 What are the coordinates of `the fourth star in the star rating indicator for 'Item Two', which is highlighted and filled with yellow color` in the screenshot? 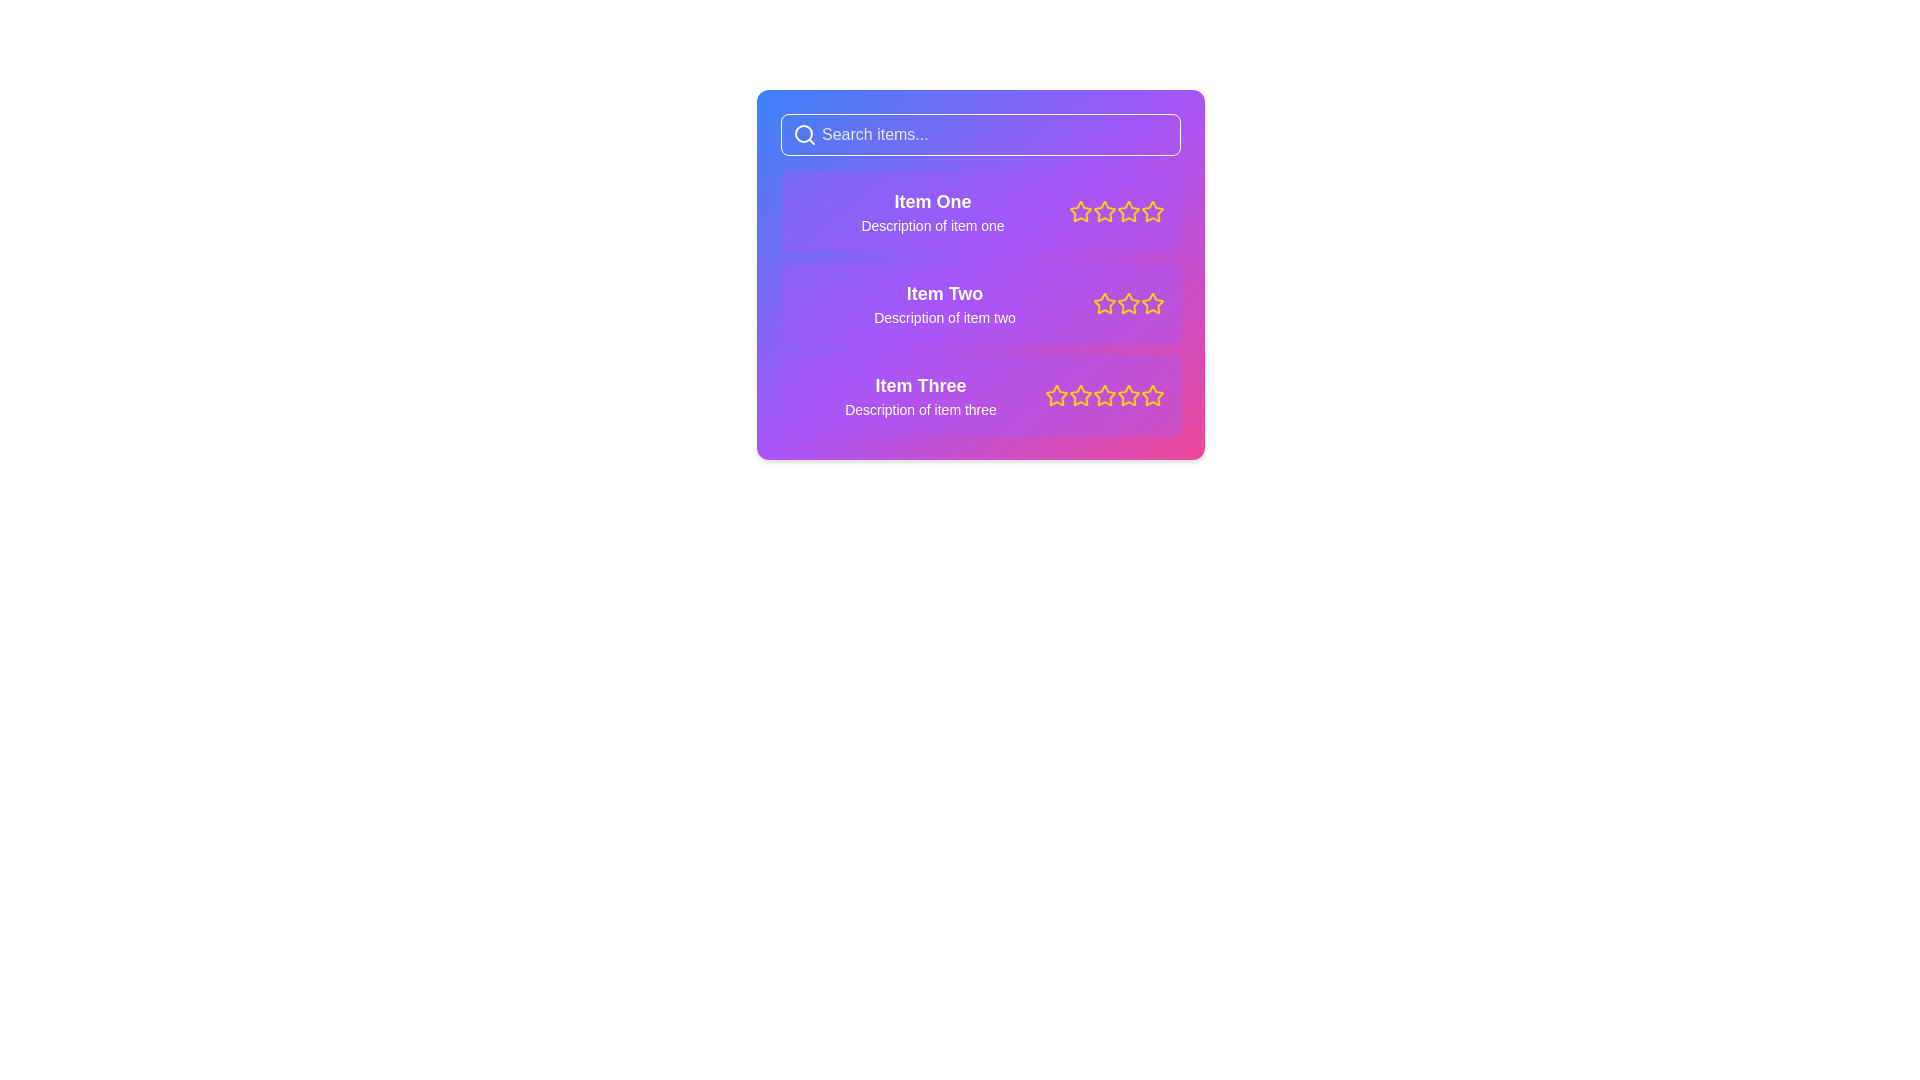 It's located at (1152, 303).